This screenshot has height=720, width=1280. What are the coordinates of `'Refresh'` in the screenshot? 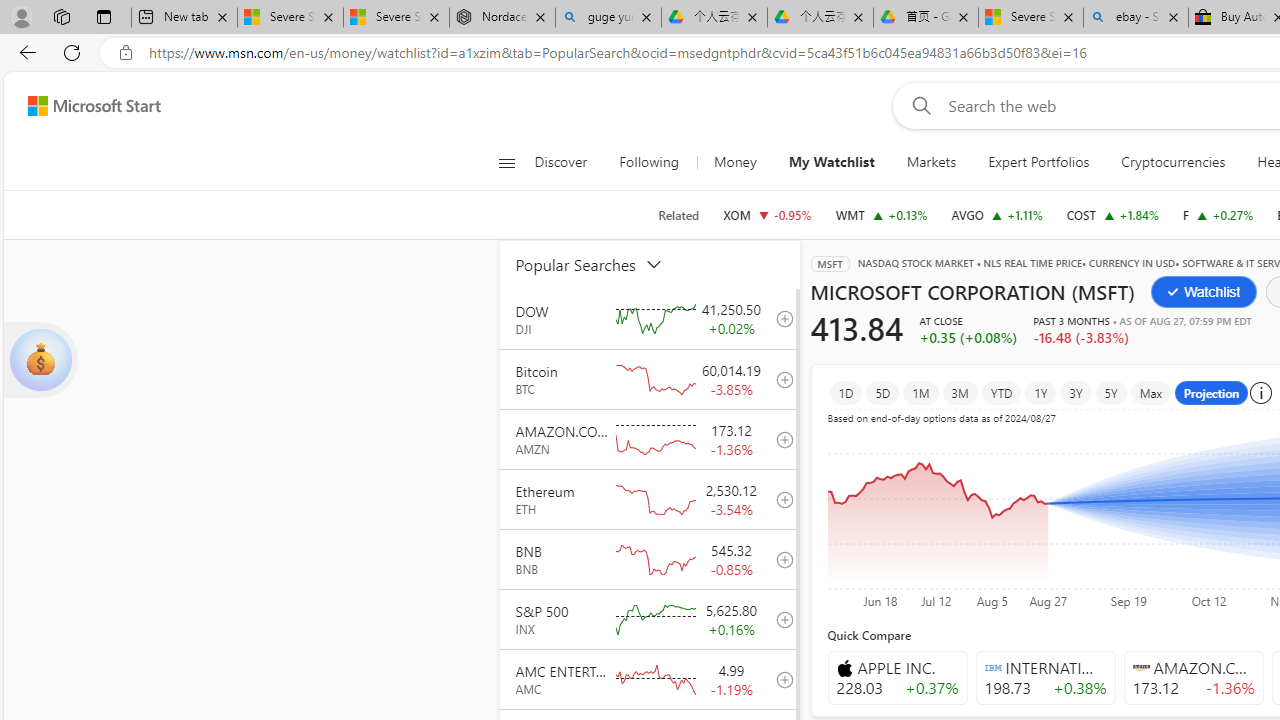 It's located at (72, 51).